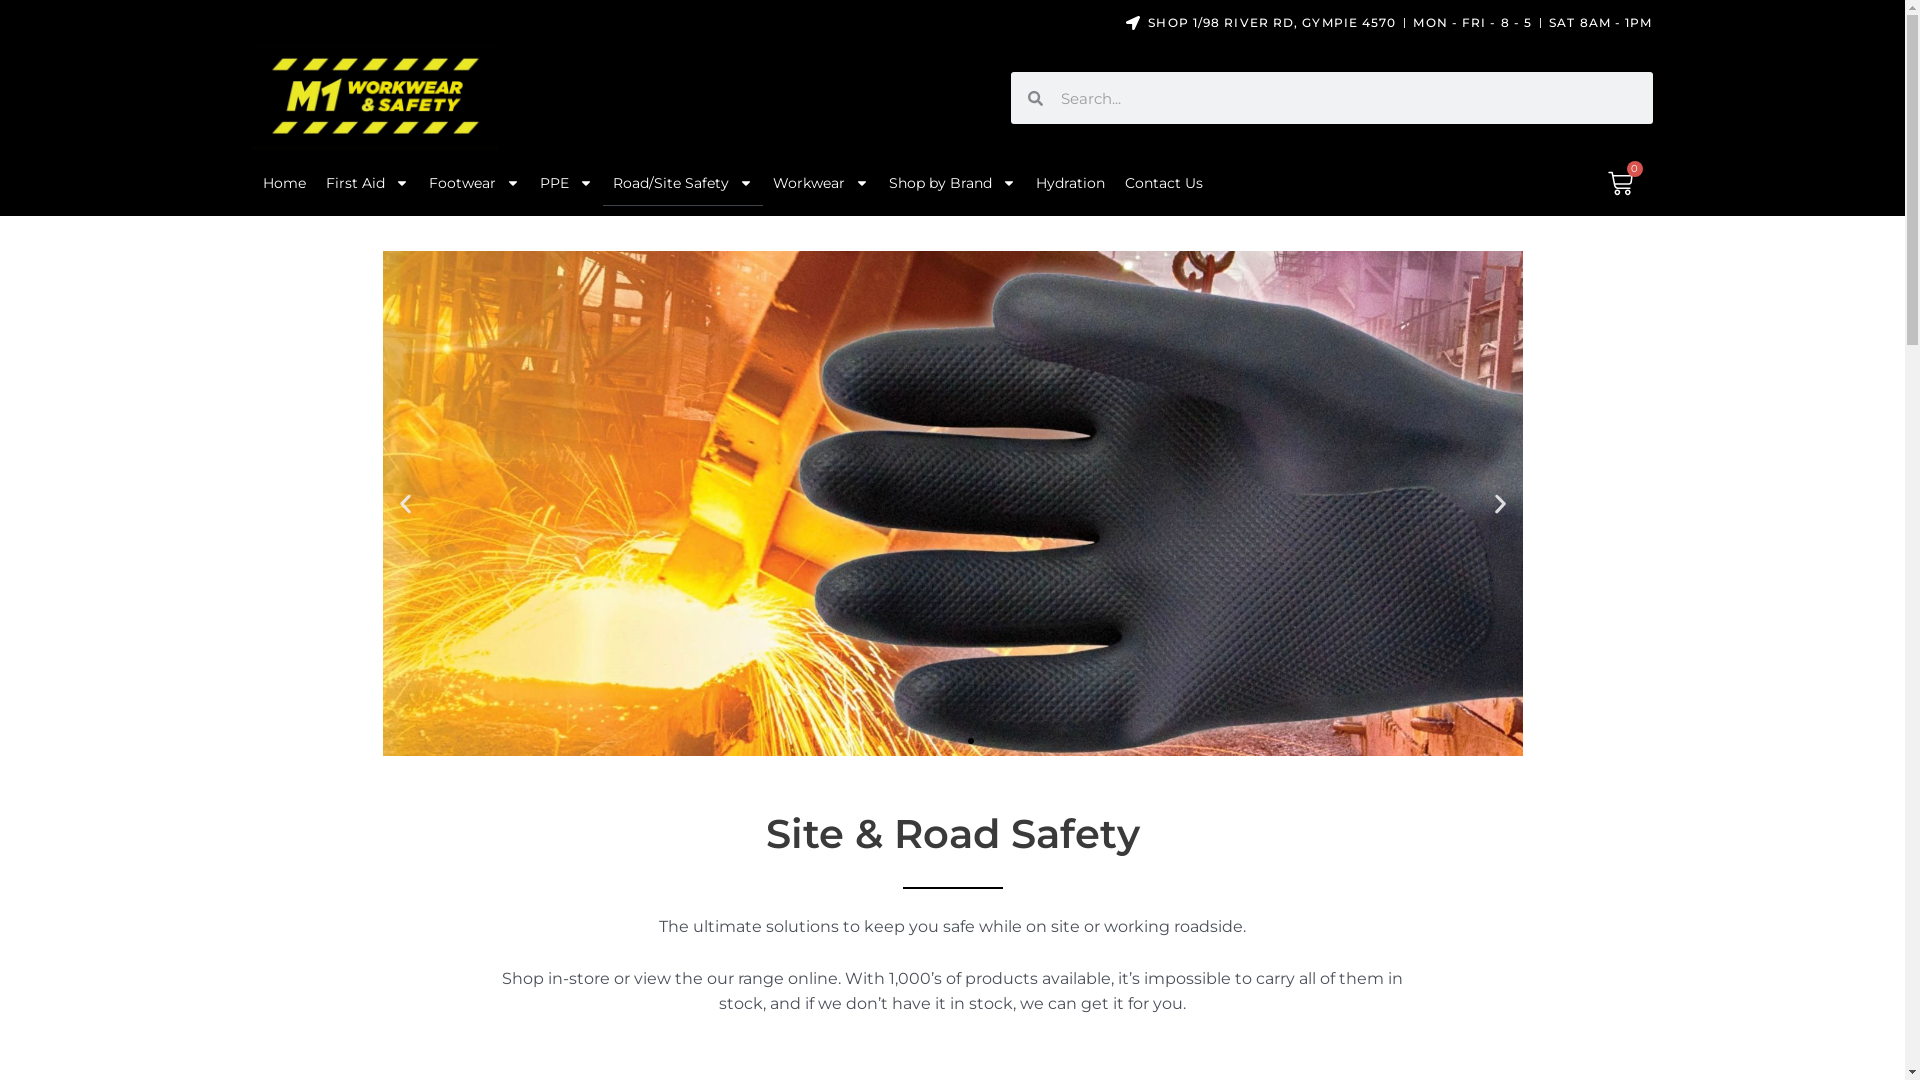  I want to click on 'Workwear', so click(820, 182).